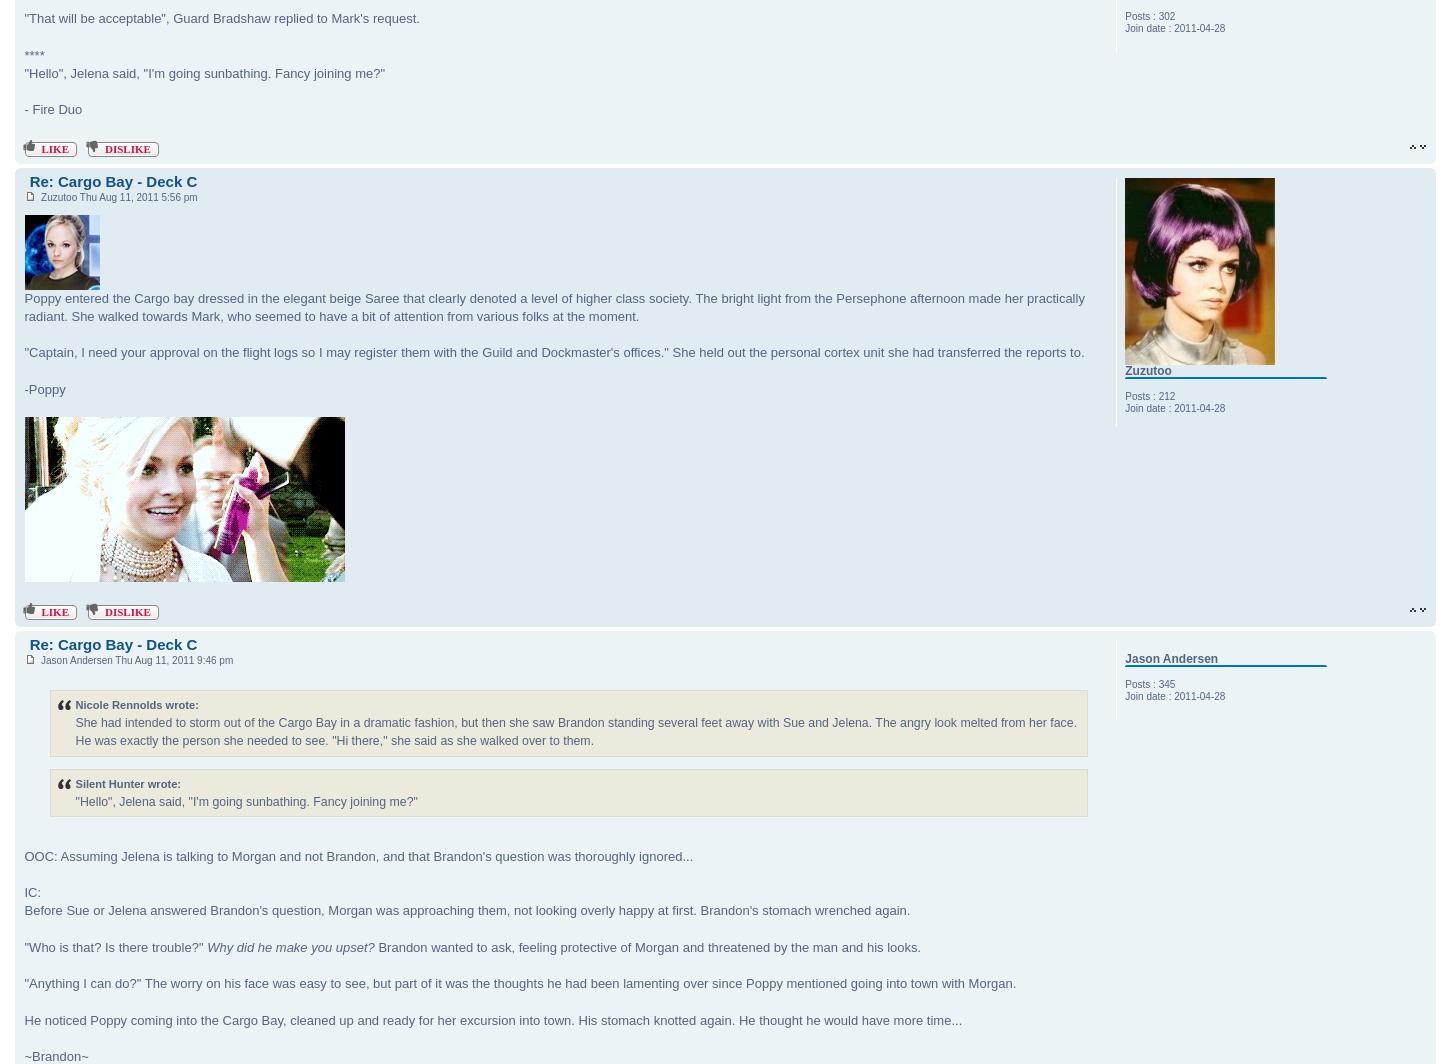 This screenshot has height=1064, width=1450. What do you see at coordinates (290, 946) in the screenshot?
I see `'Why did he make you upset?'` at bounding box center [290, 946].